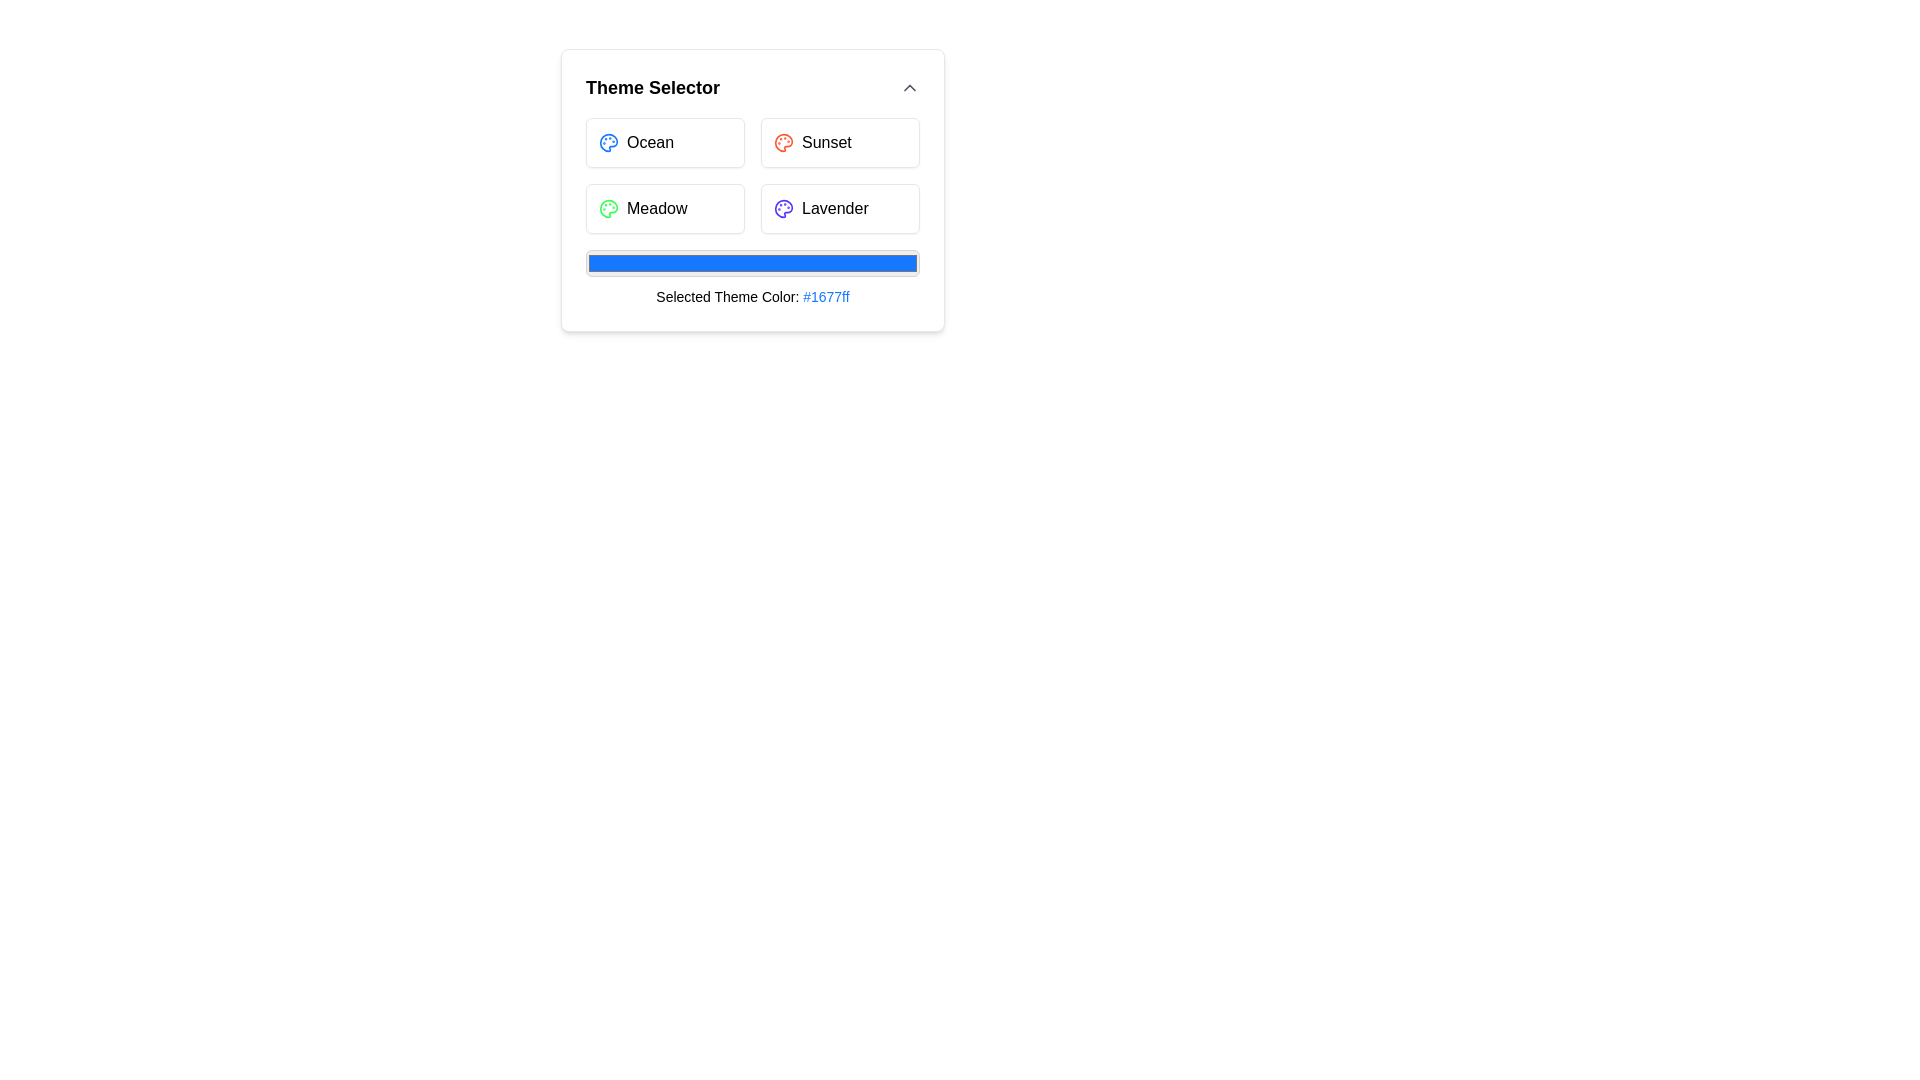 Image resolution: width=1920 pixels, height=1080 pixels. Describe the element at coordinates (909, 87) in the screenshot. I see `the small, upward-pointing chevron icon in the top-right corner of the 'Theme Selector' area to trigger hover effects` at that location.